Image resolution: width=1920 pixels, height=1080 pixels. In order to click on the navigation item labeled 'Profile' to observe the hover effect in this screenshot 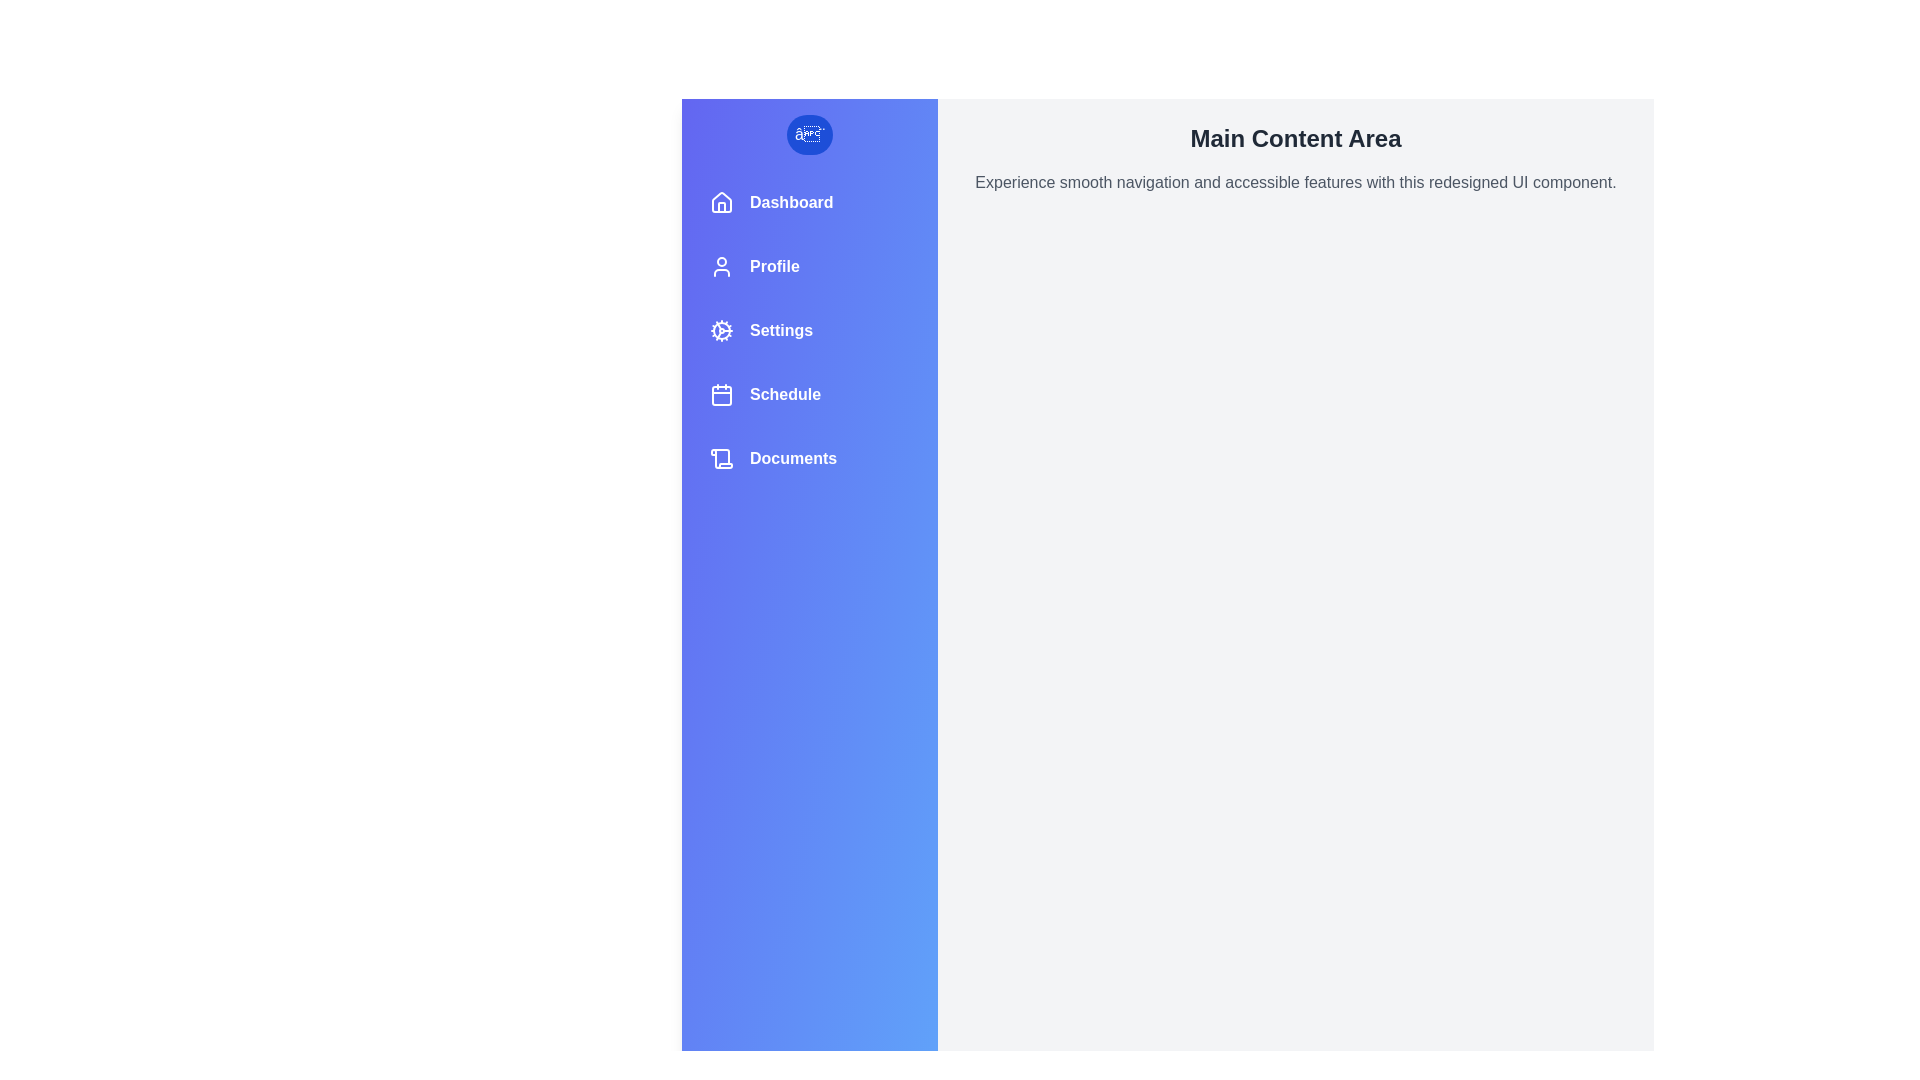, I will do `click(810, 265)`.